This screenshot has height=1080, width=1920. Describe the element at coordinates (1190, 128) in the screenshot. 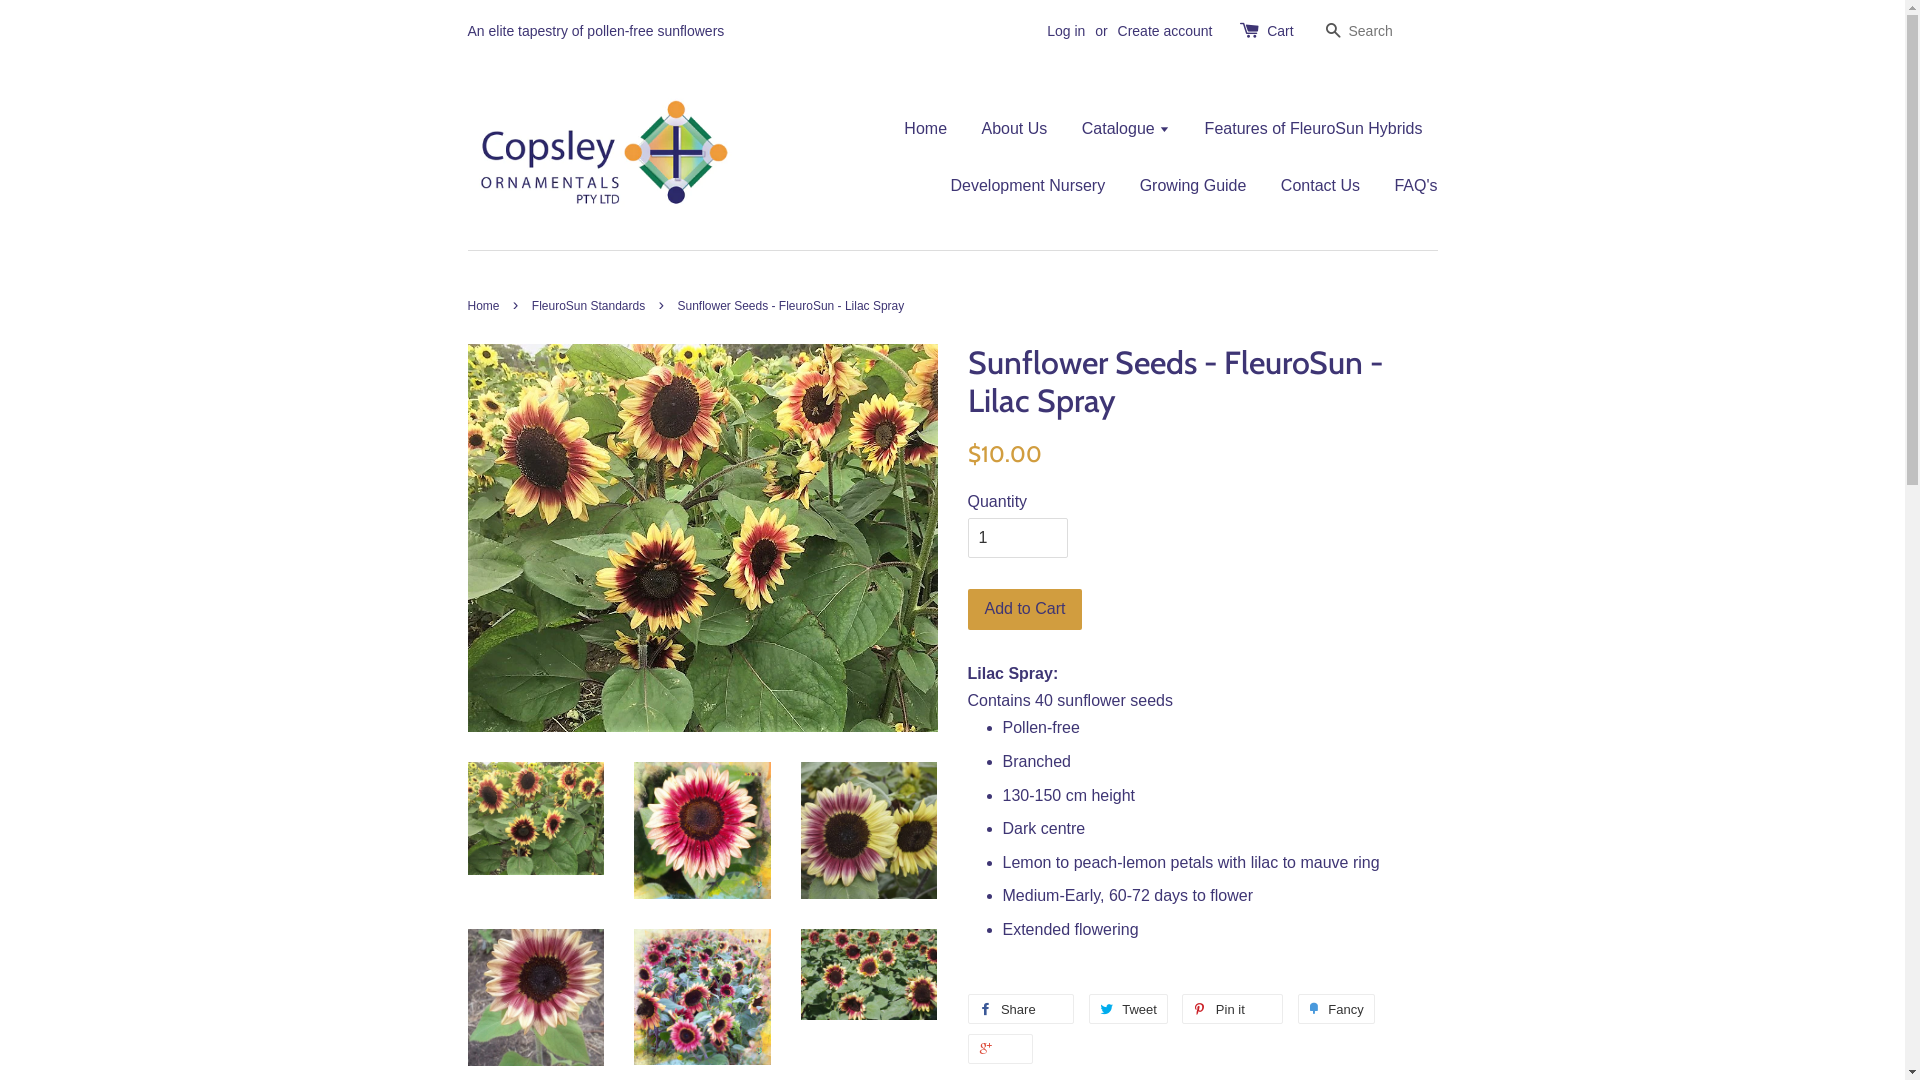

I see `'Features of FleuroSun Hybrids'` at that location.